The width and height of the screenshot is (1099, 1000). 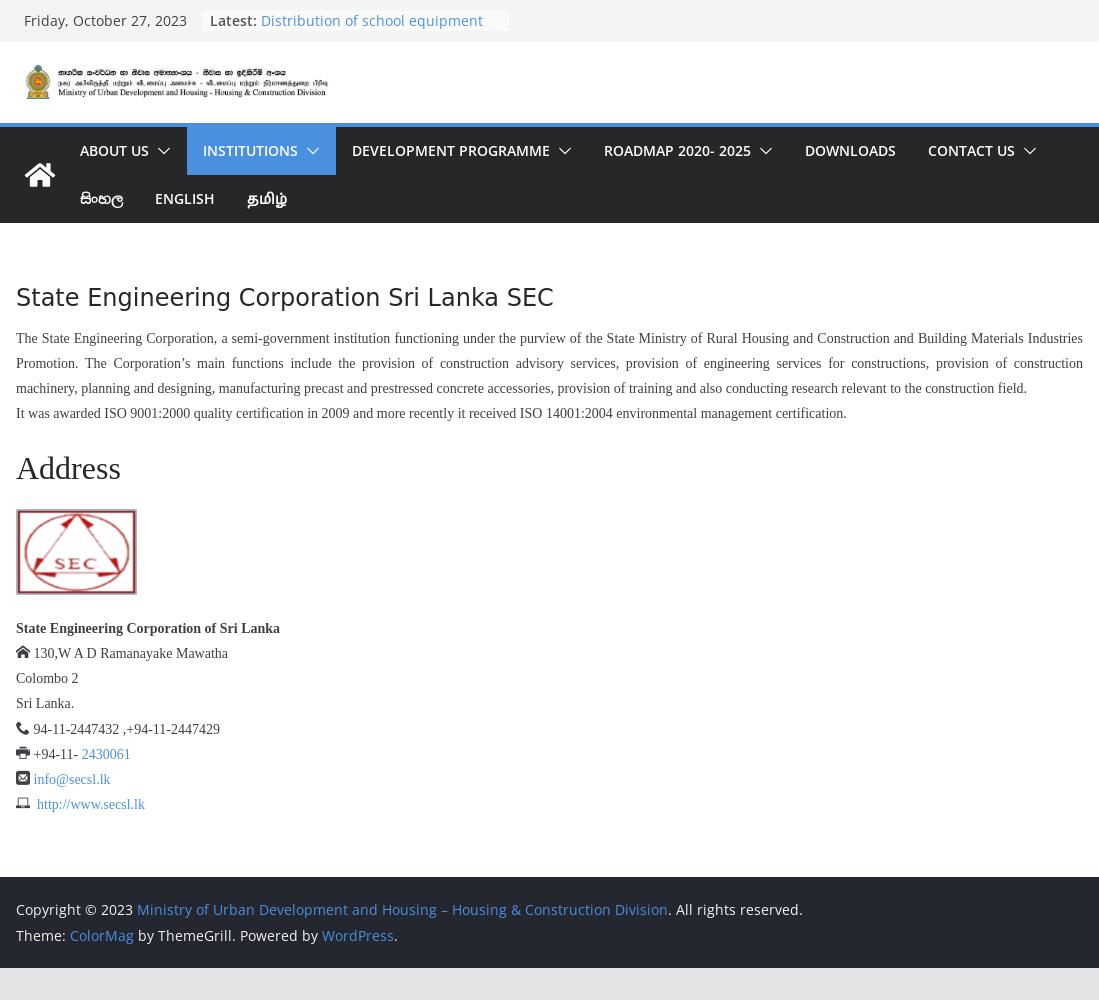 I want to click on 'Roadmap 2020- 2025', so click(x=676, y=149).